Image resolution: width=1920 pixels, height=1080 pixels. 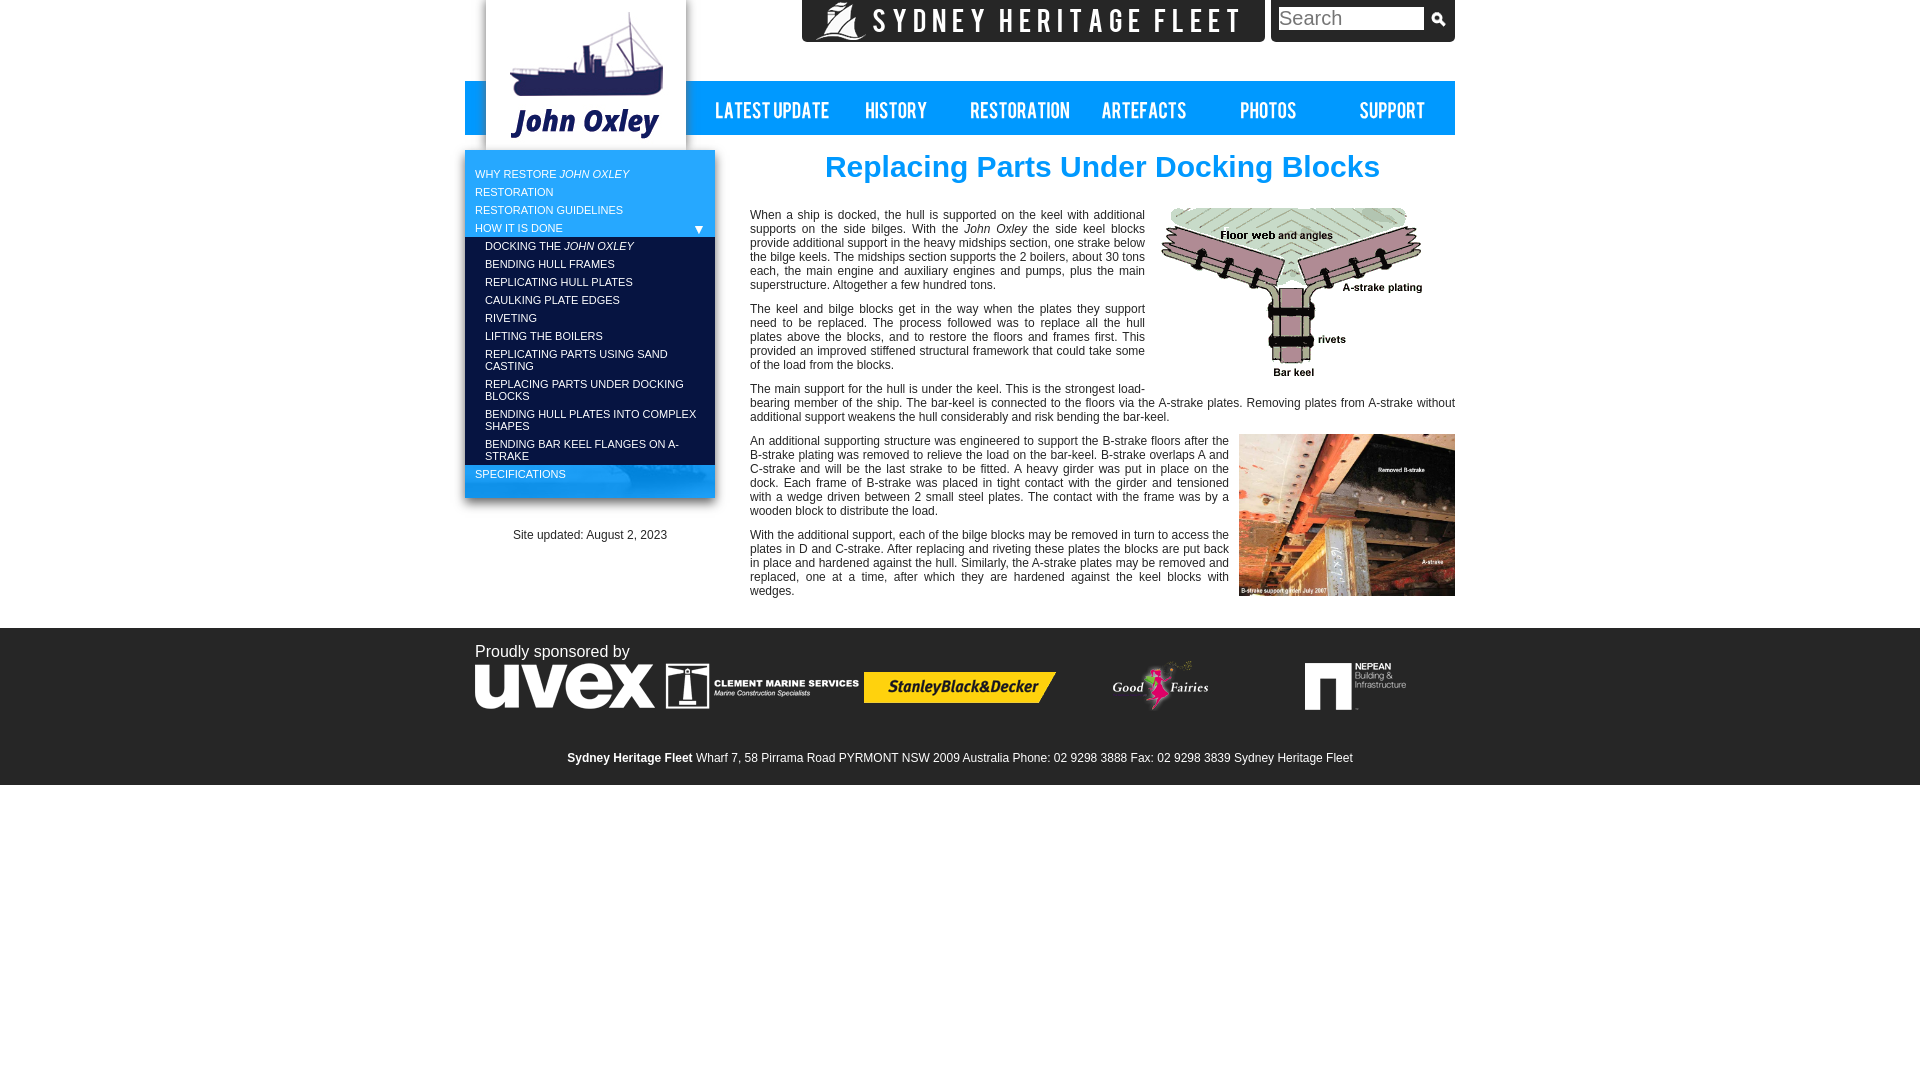 What do you see at coordinates (464, 389) in the screenshot?
I see `'REPLACING PARTS UNDER DOCKING BLOCKS'` at bounding box center [464, 389].